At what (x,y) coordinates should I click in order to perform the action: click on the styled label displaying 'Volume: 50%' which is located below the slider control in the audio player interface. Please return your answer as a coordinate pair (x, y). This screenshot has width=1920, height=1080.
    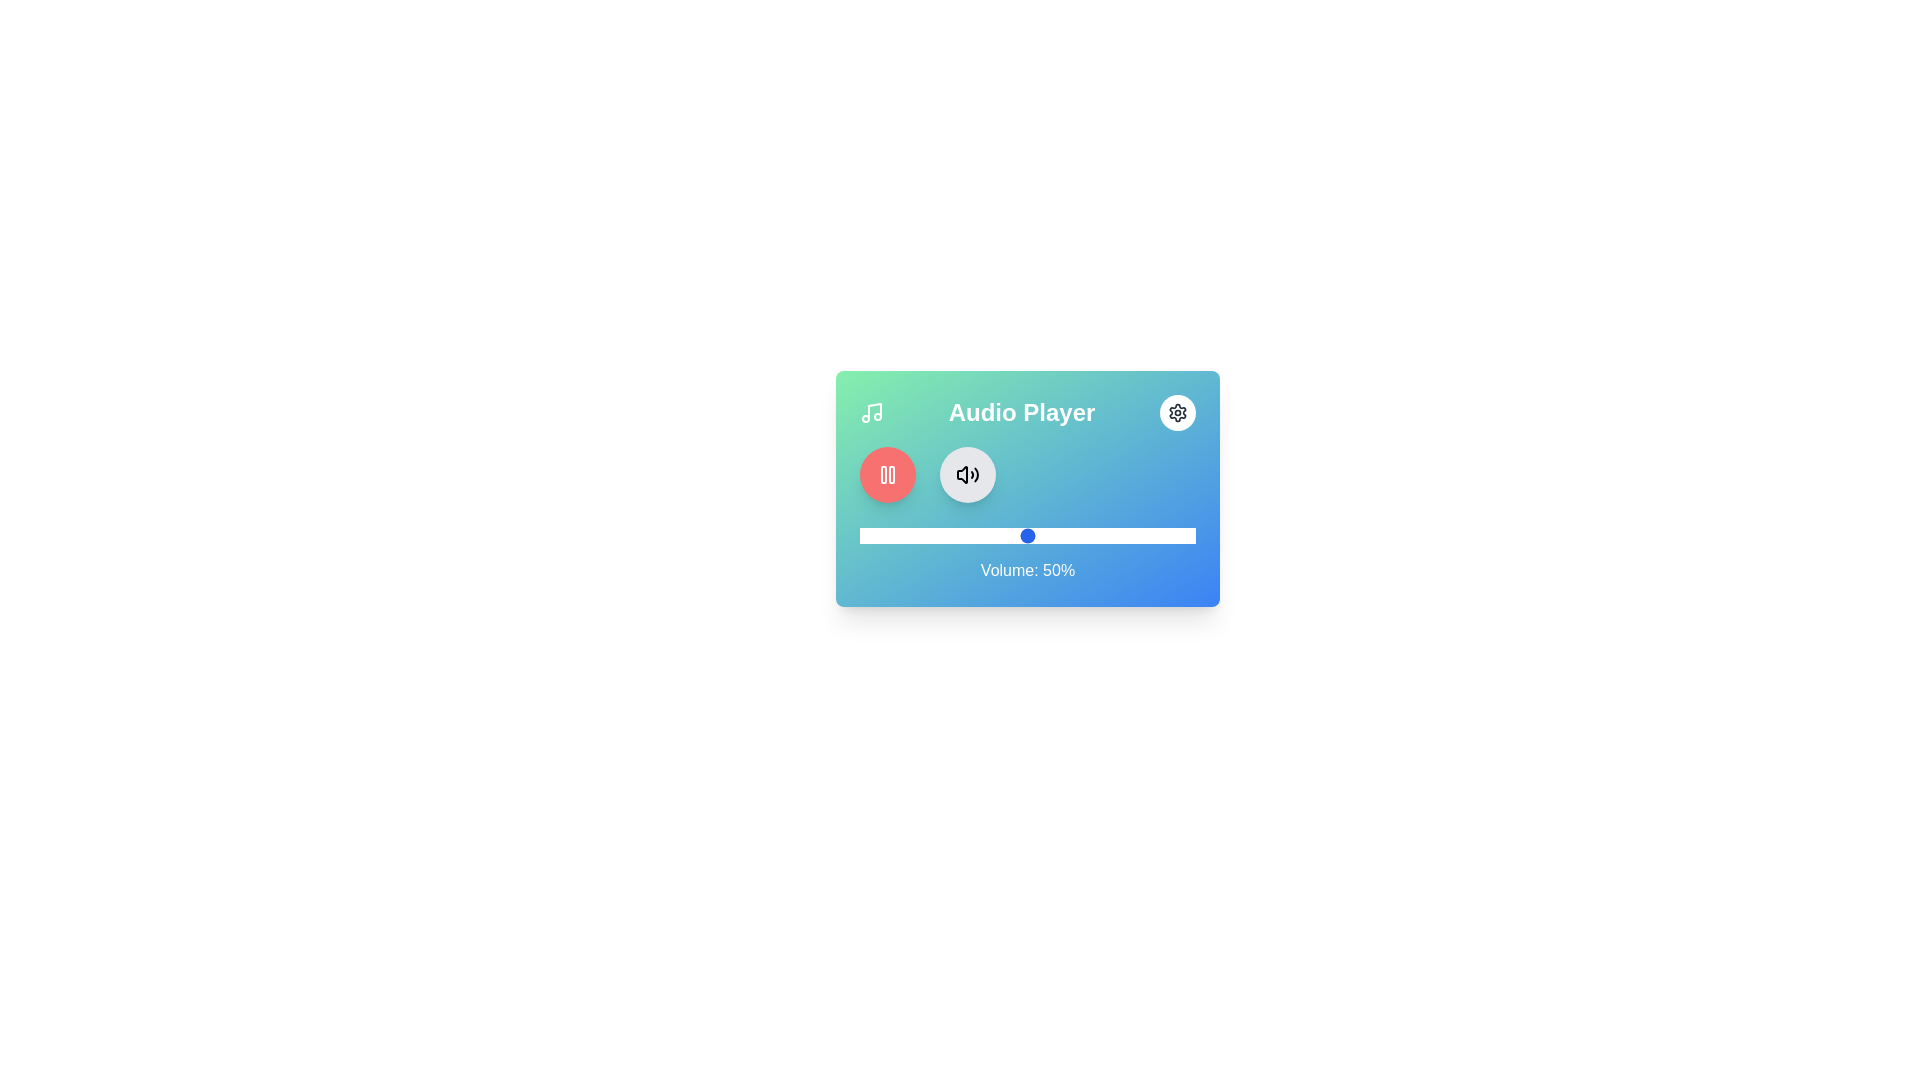
    Looking at the image, I should click on (1027, 555).